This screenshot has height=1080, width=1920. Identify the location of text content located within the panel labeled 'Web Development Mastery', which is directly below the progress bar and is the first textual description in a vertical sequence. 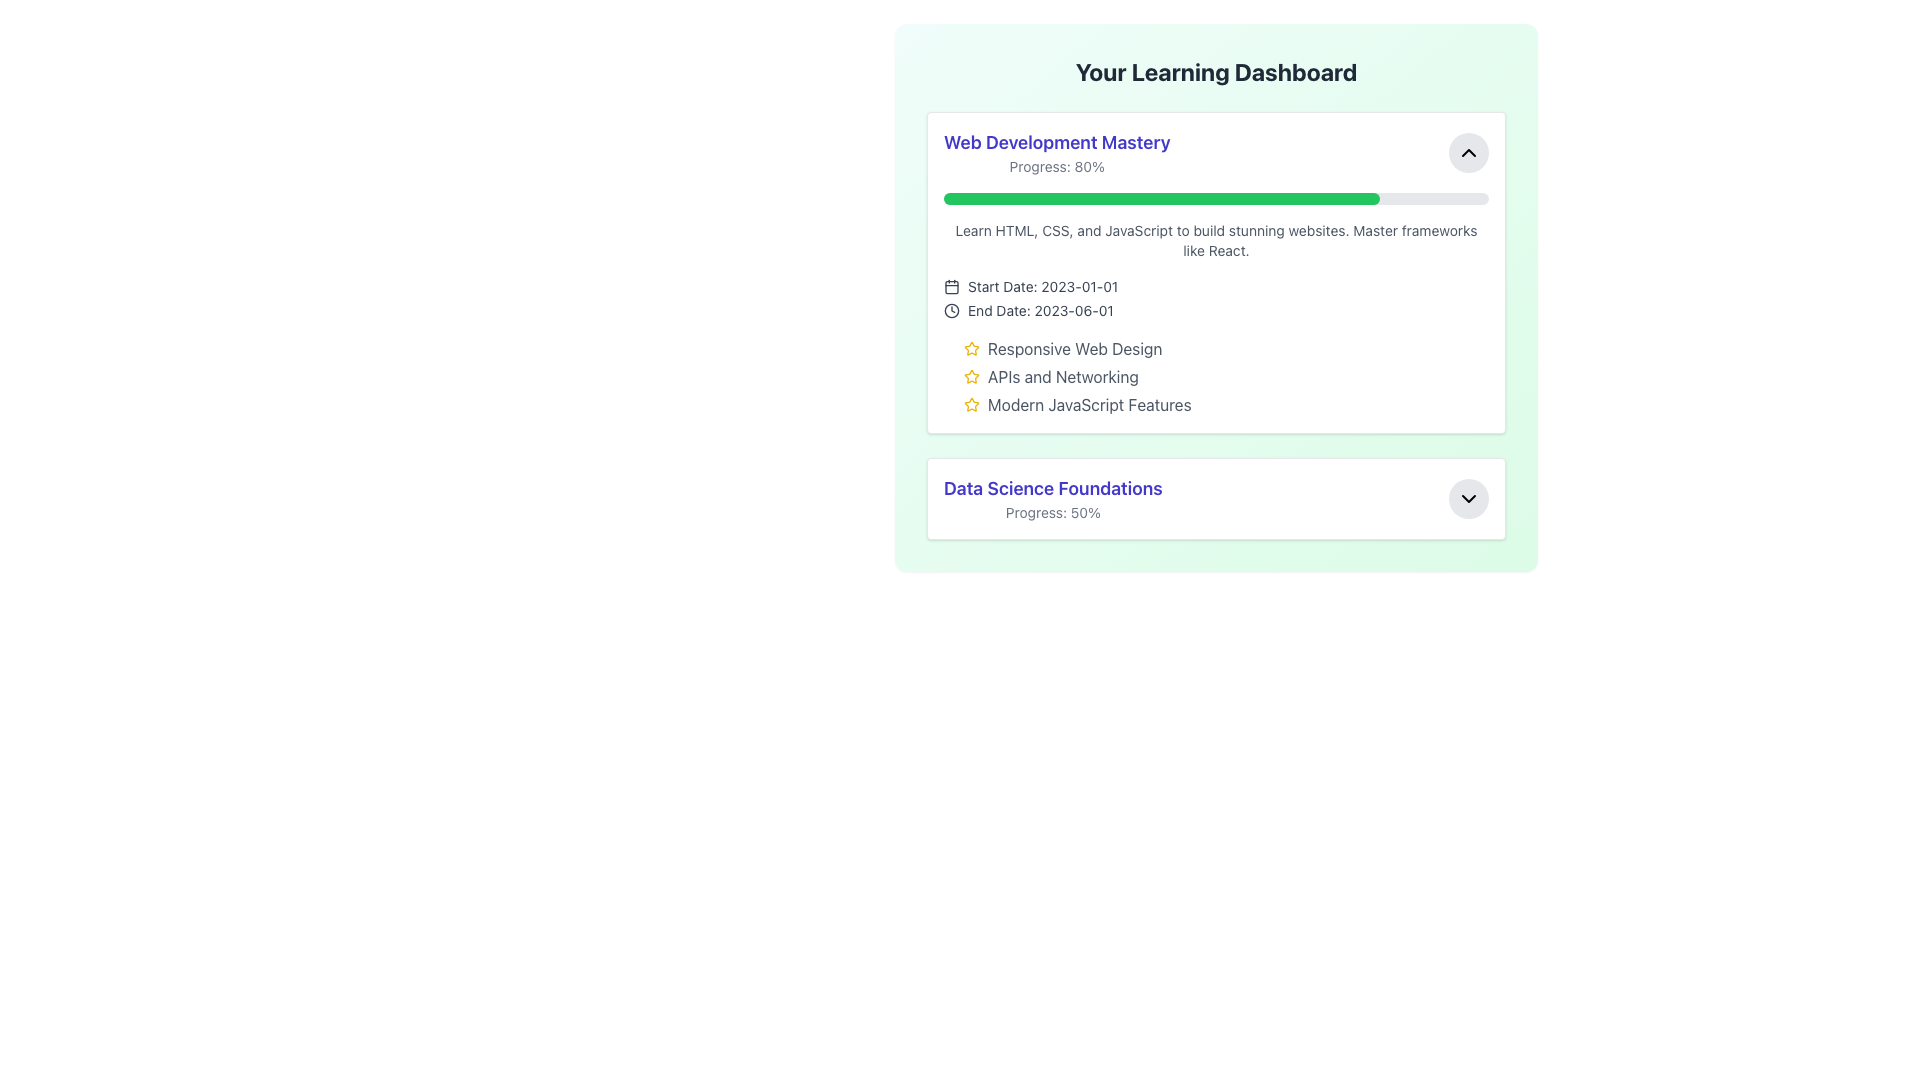
(1215, 239).